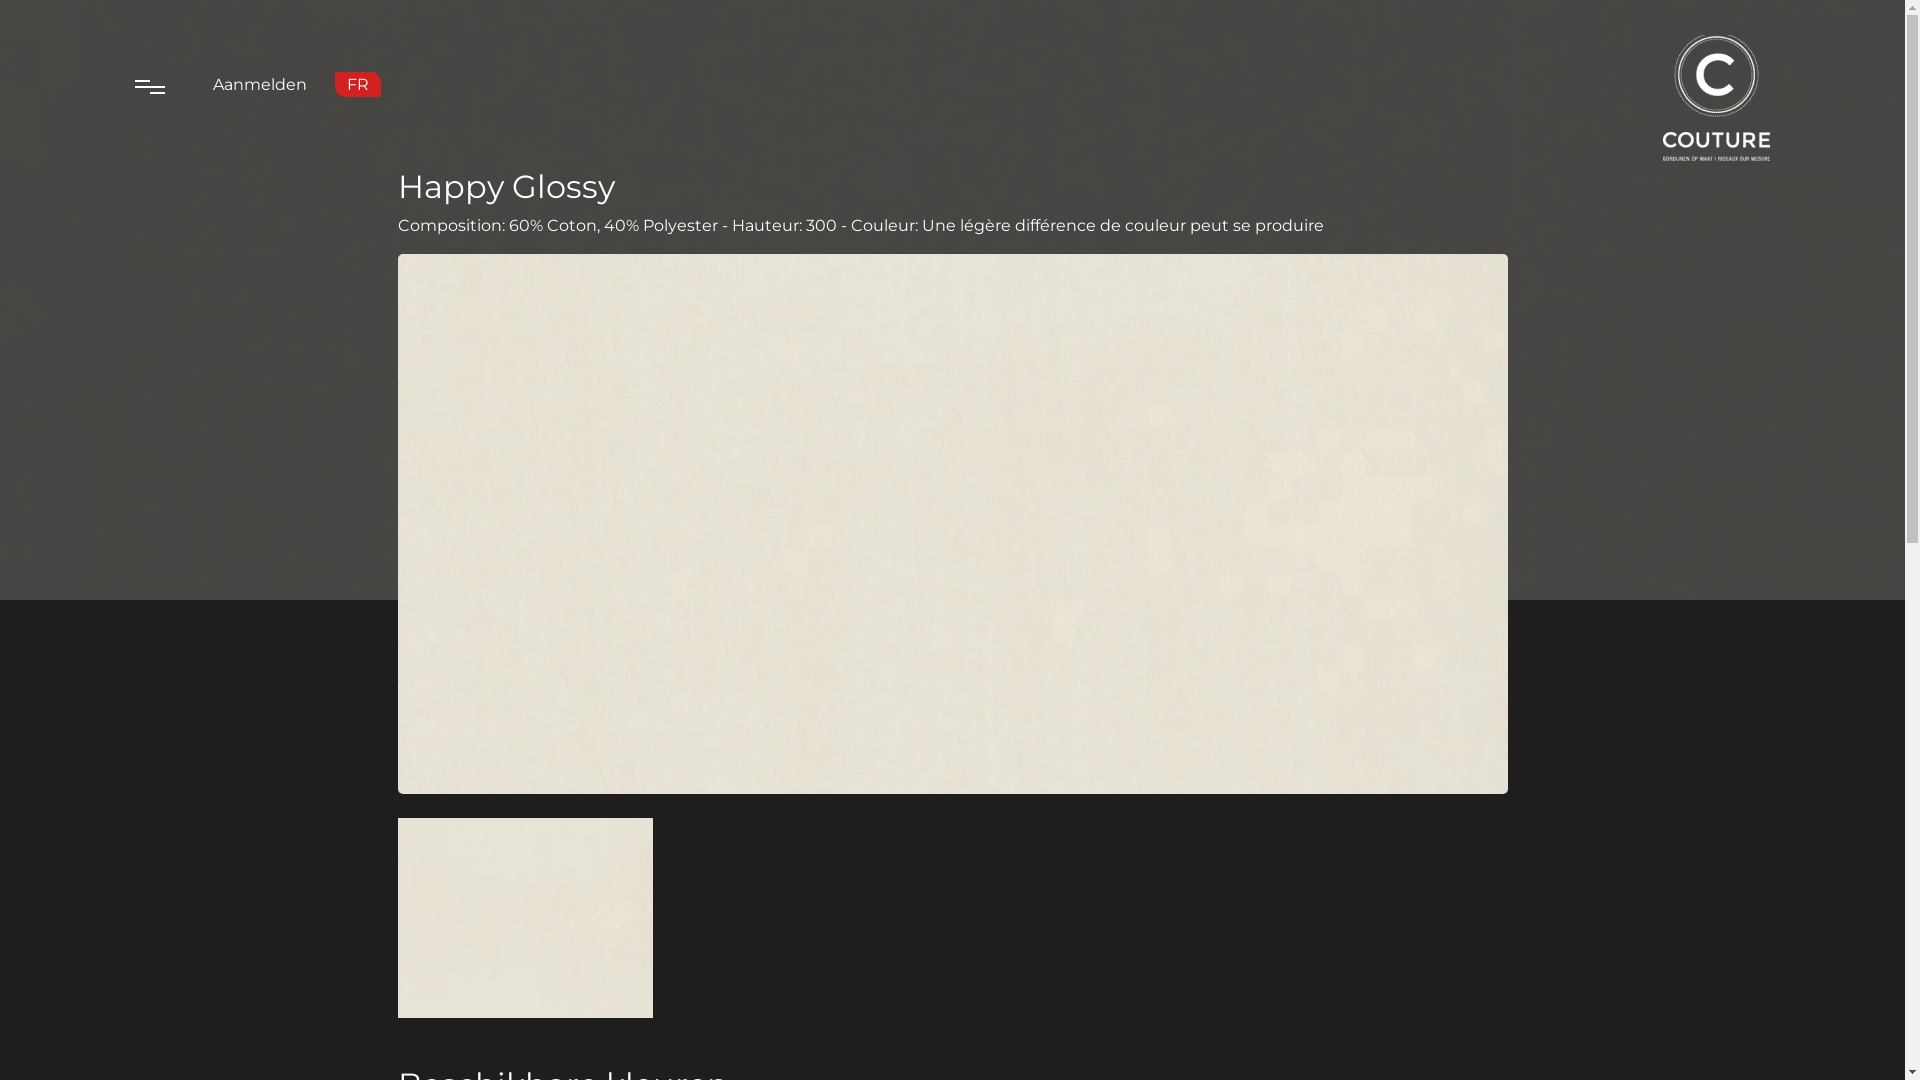 This screenshot has width=1920, height=1080. Describe the element at coordinates (258, 83) in the screenshot. I see `'Aanmelden'` at that location.